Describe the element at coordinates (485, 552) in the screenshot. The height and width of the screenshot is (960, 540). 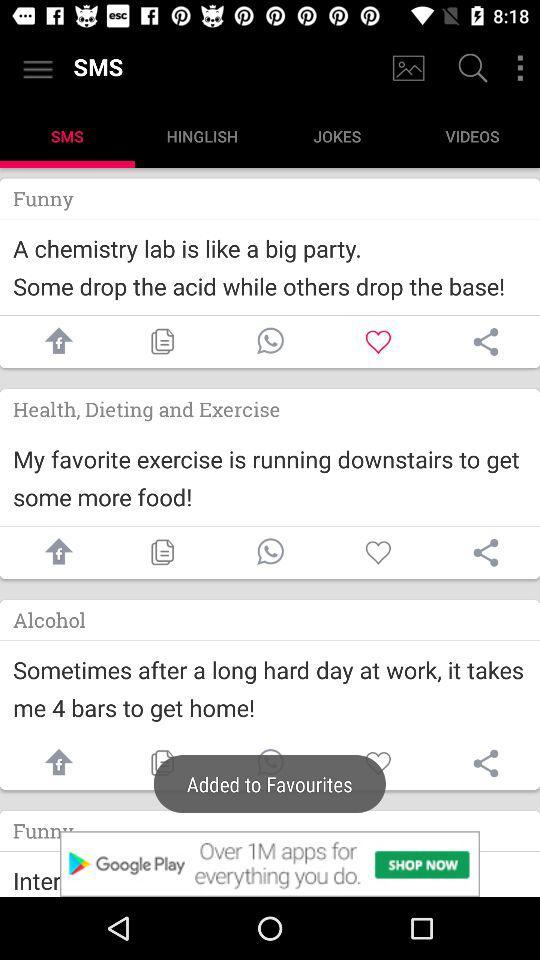
I see `share with others` at that location.